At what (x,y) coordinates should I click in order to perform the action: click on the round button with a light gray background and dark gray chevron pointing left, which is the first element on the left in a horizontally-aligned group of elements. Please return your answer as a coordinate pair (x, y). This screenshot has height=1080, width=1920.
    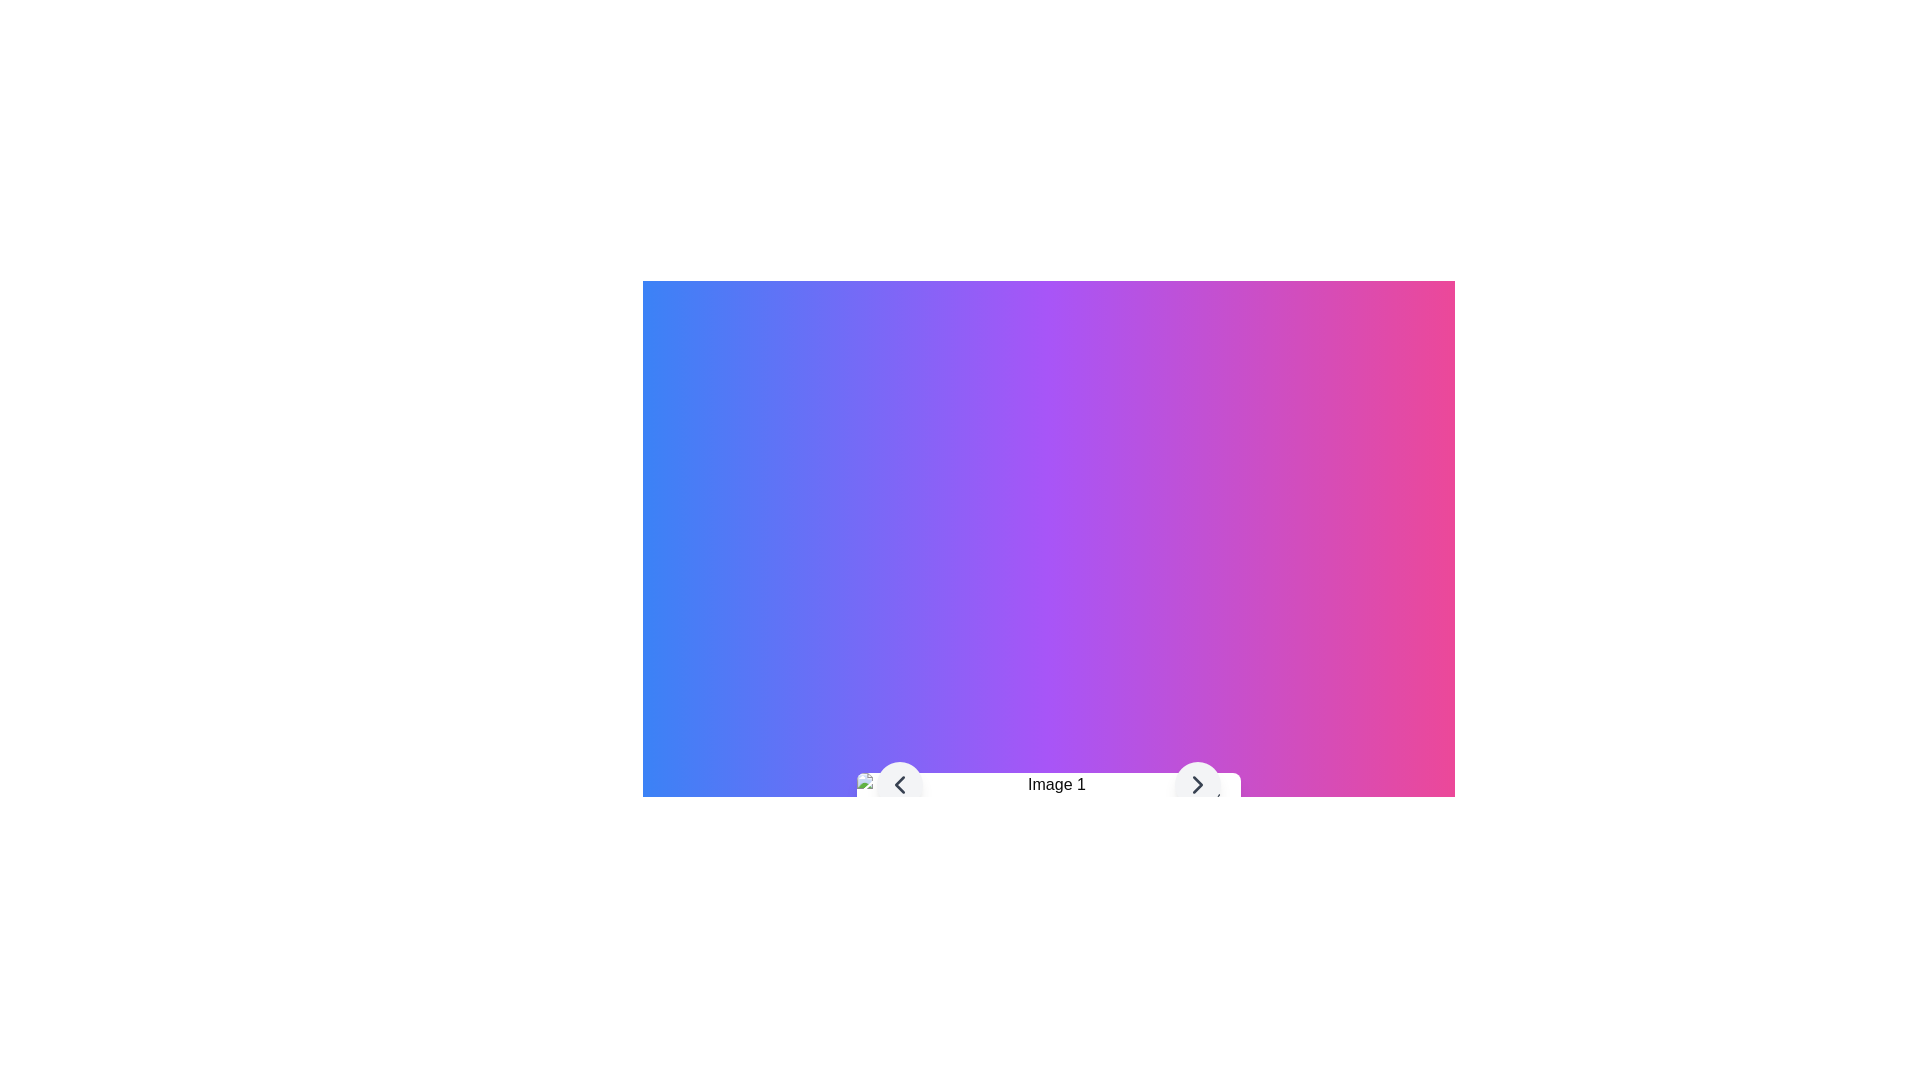
    Looking at the image, I should click on (899, 784).